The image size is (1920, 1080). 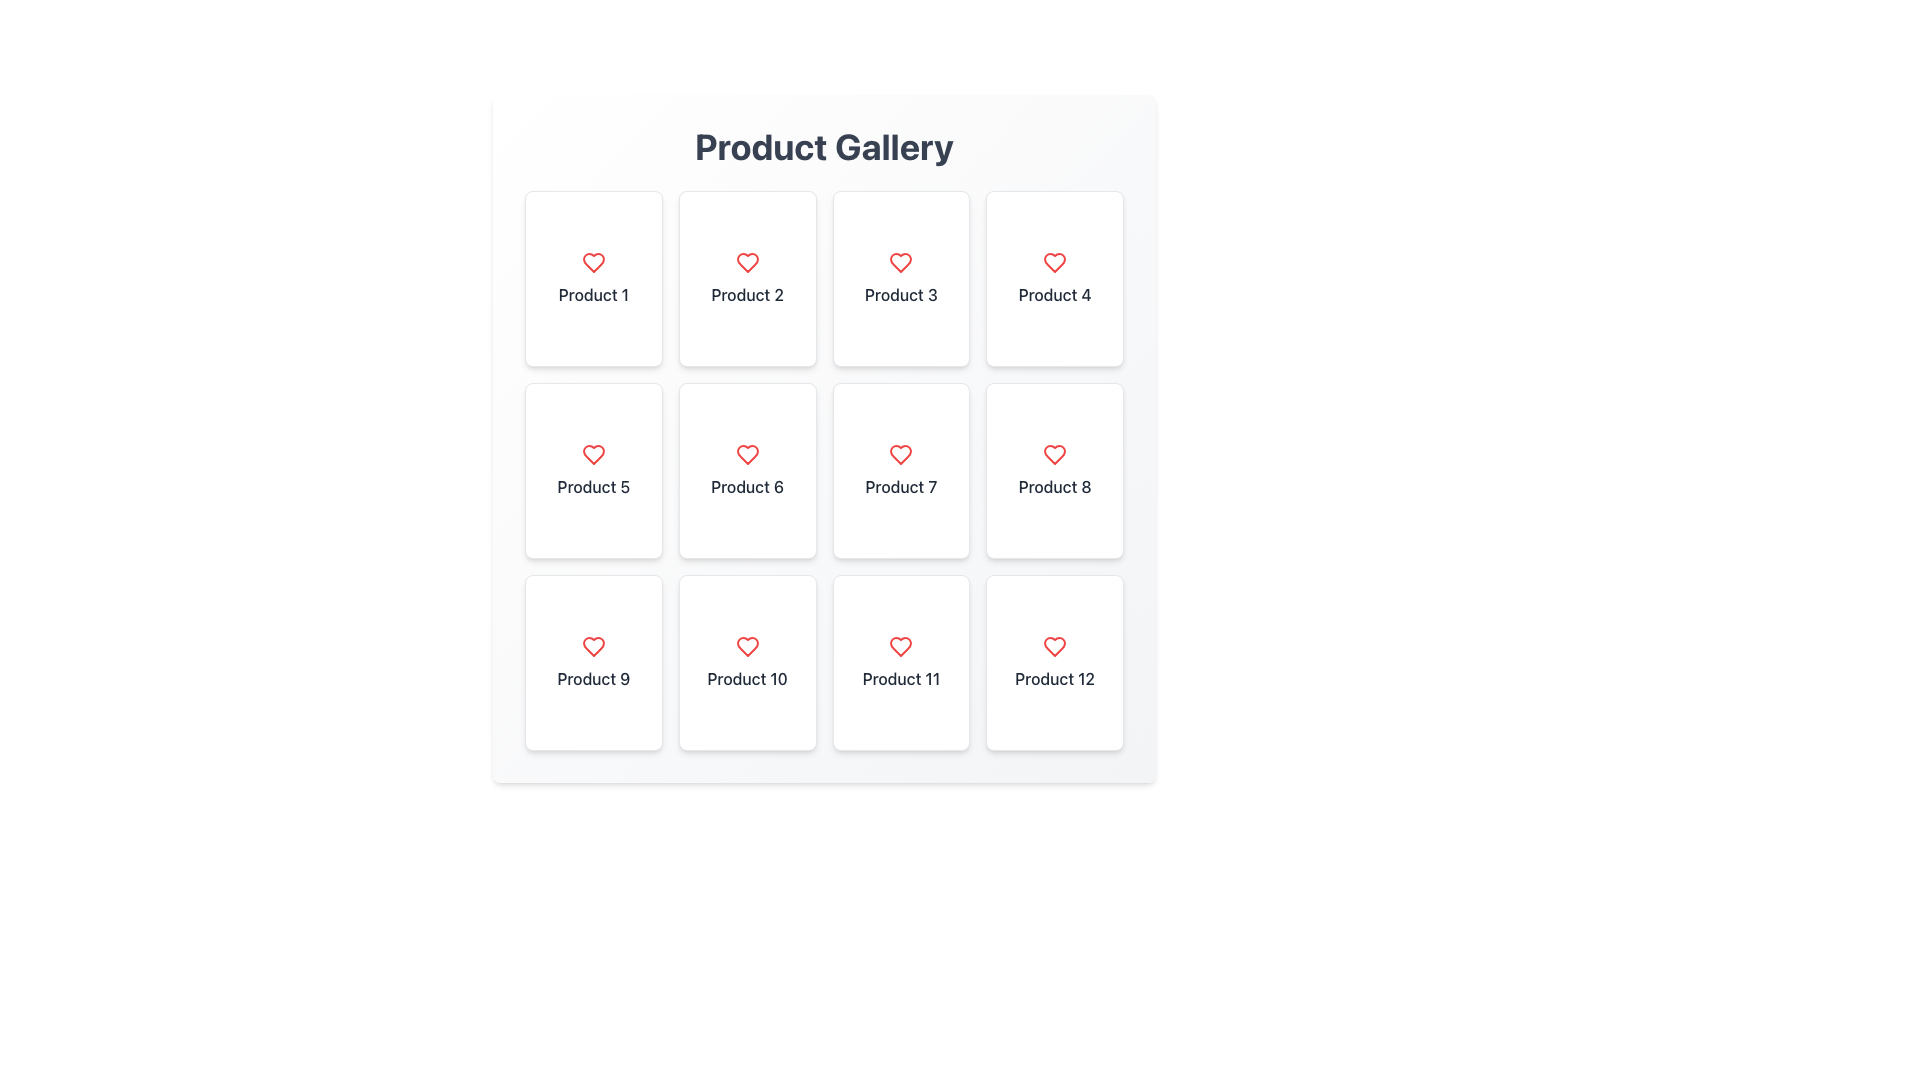 I want to click on the title text of the product located in the second card of a 4x3 grid arrangement, positioned under the heart icon, to trigger hover effects, so click(x=746, y=294).